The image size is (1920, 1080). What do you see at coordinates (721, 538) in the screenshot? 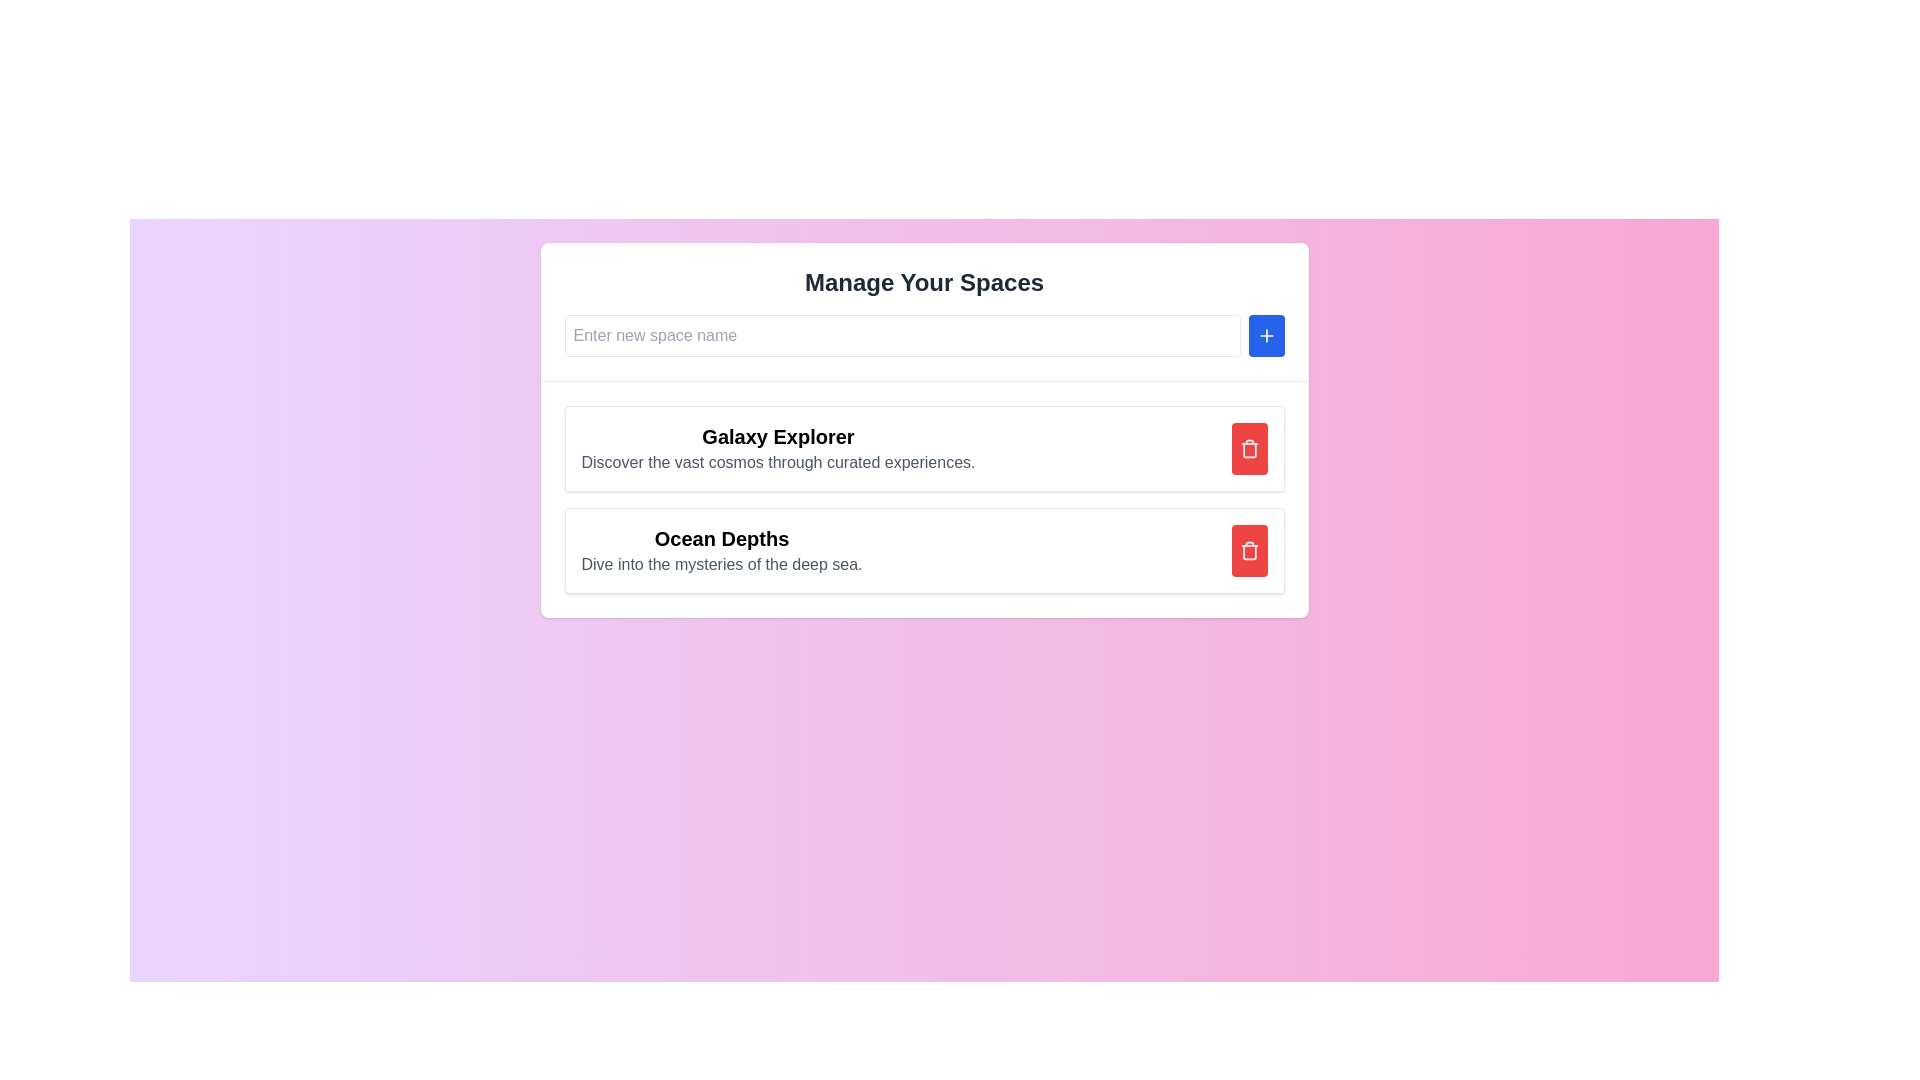
I see `the Text label that serves as a title for the 'Ocean Depths' content section, located centrally above the subtitle 'Dive into the mysteries of the deep sea.'` at bounding box center [721, 538].